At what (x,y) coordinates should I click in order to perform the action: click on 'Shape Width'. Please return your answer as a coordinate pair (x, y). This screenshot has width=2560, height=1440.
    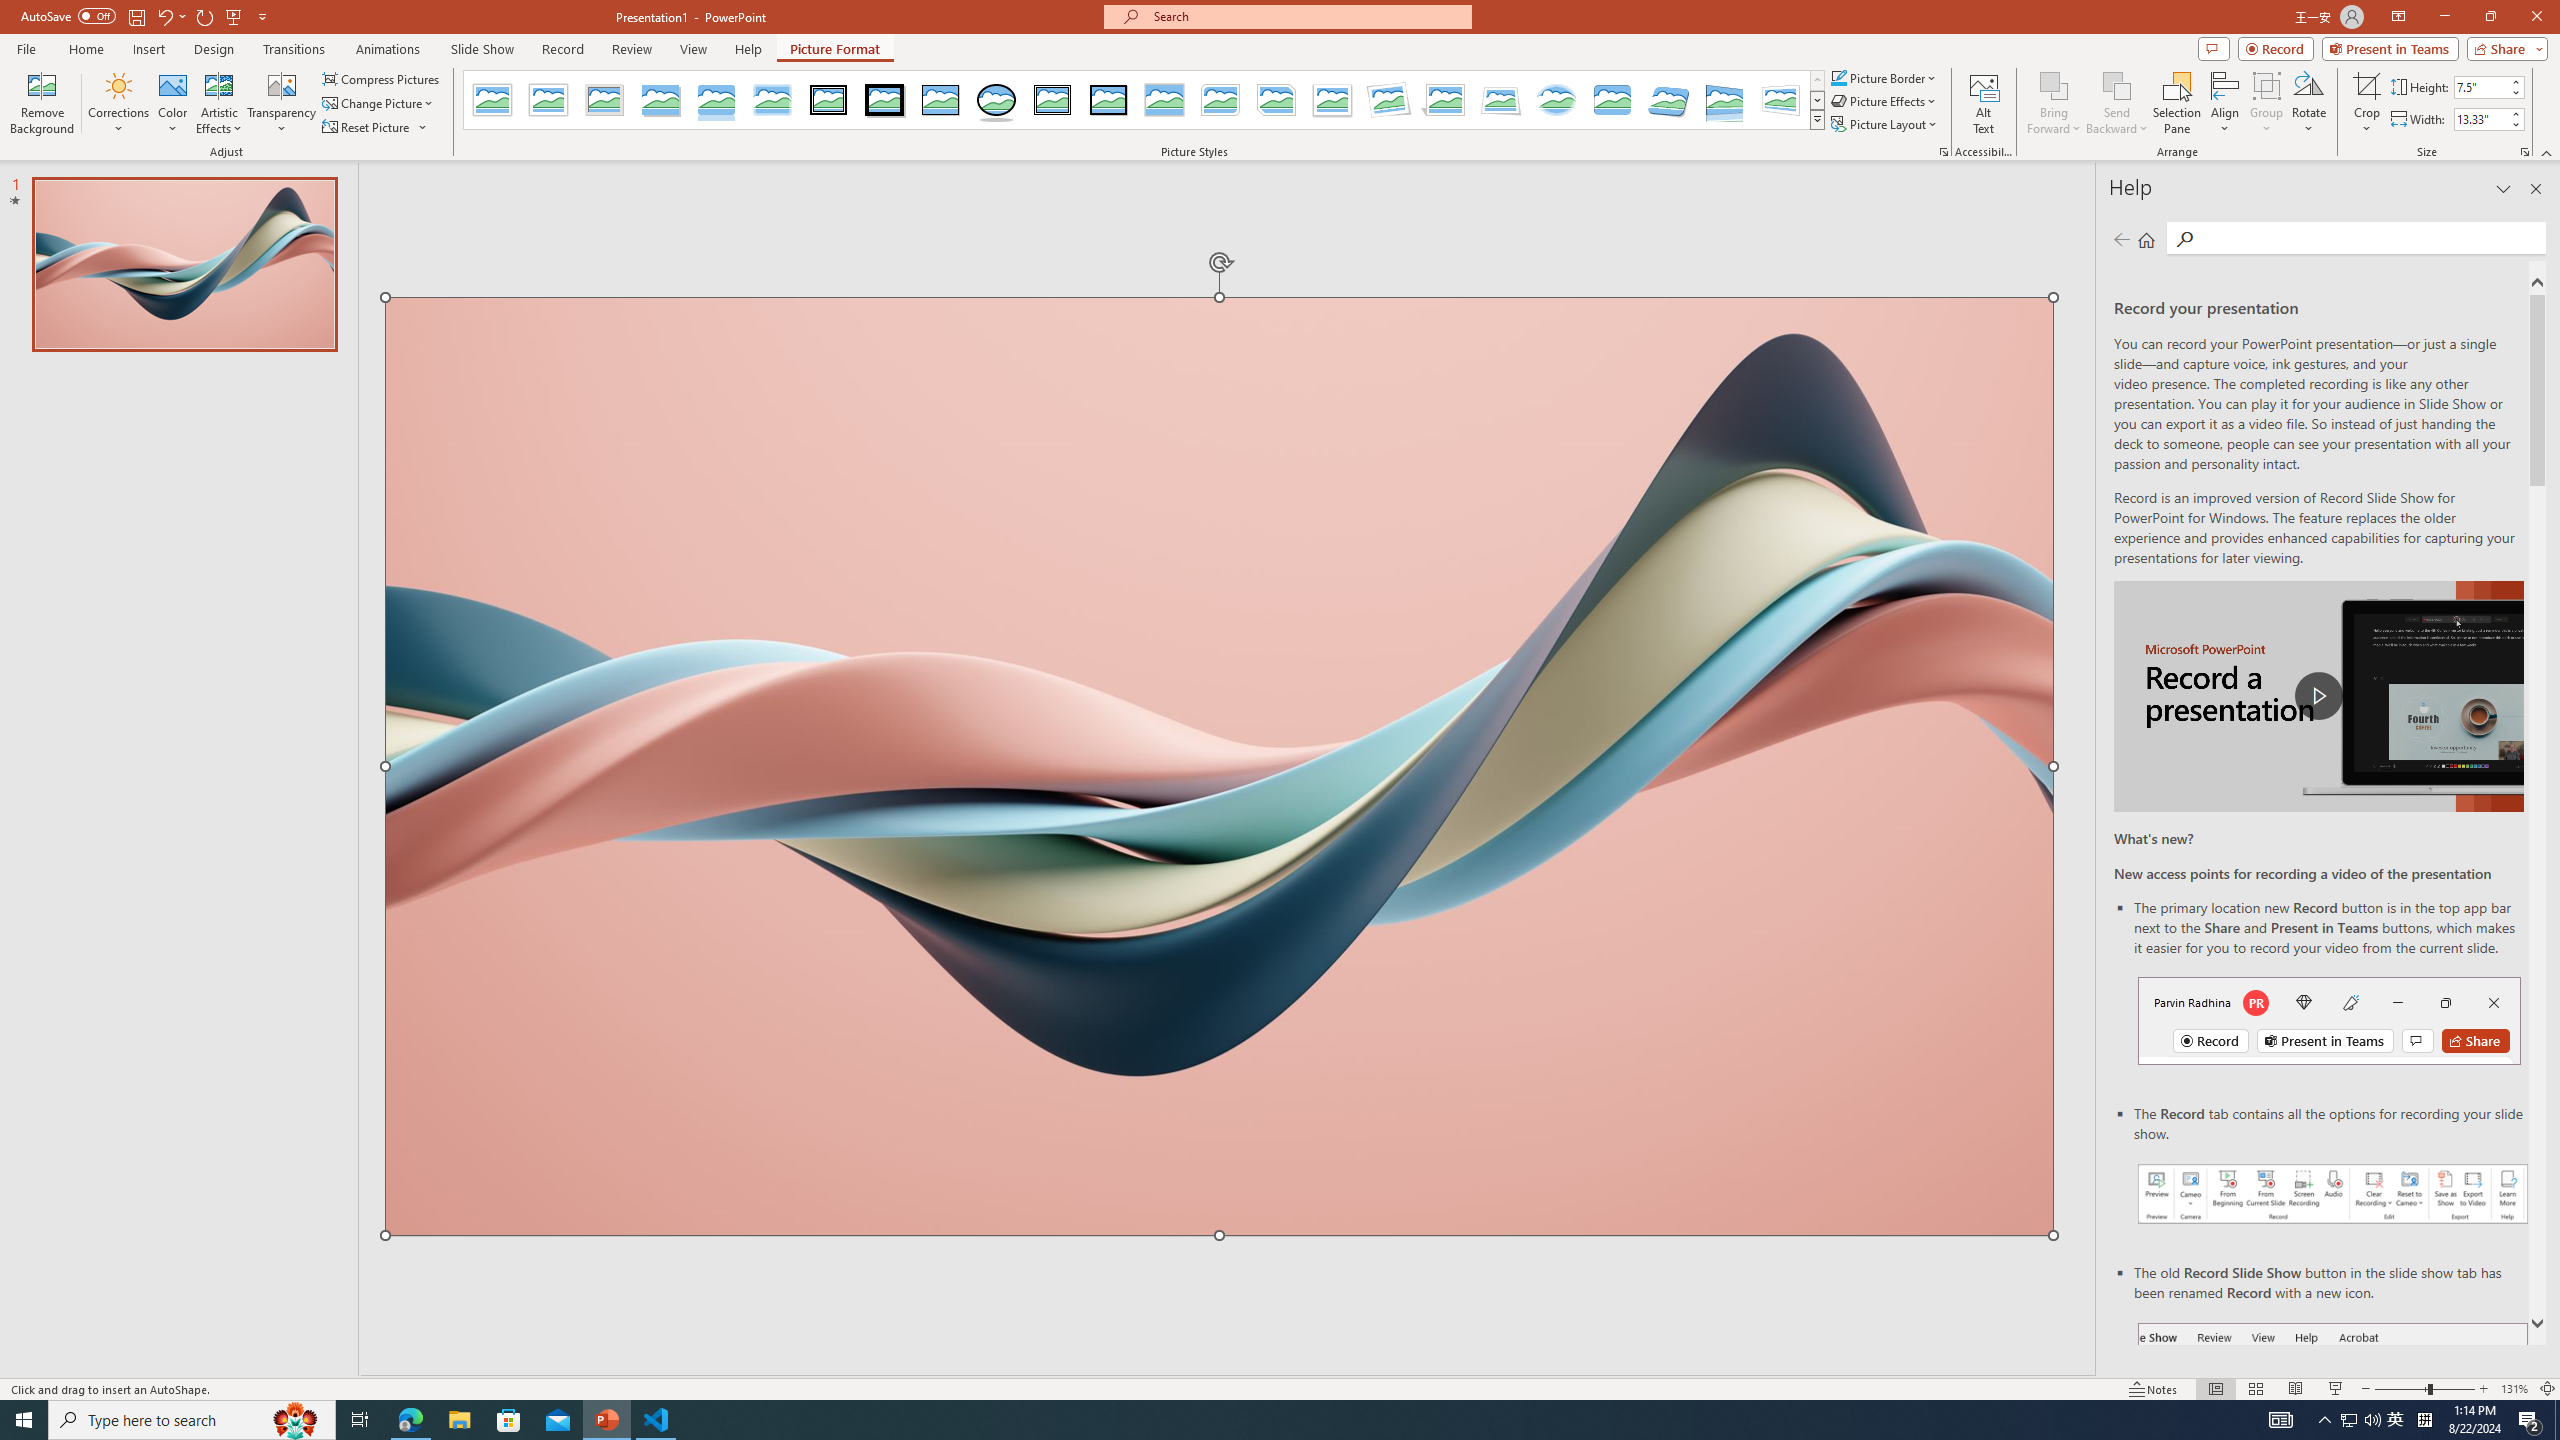
    Looking at the image, I should click on (2479, 118).